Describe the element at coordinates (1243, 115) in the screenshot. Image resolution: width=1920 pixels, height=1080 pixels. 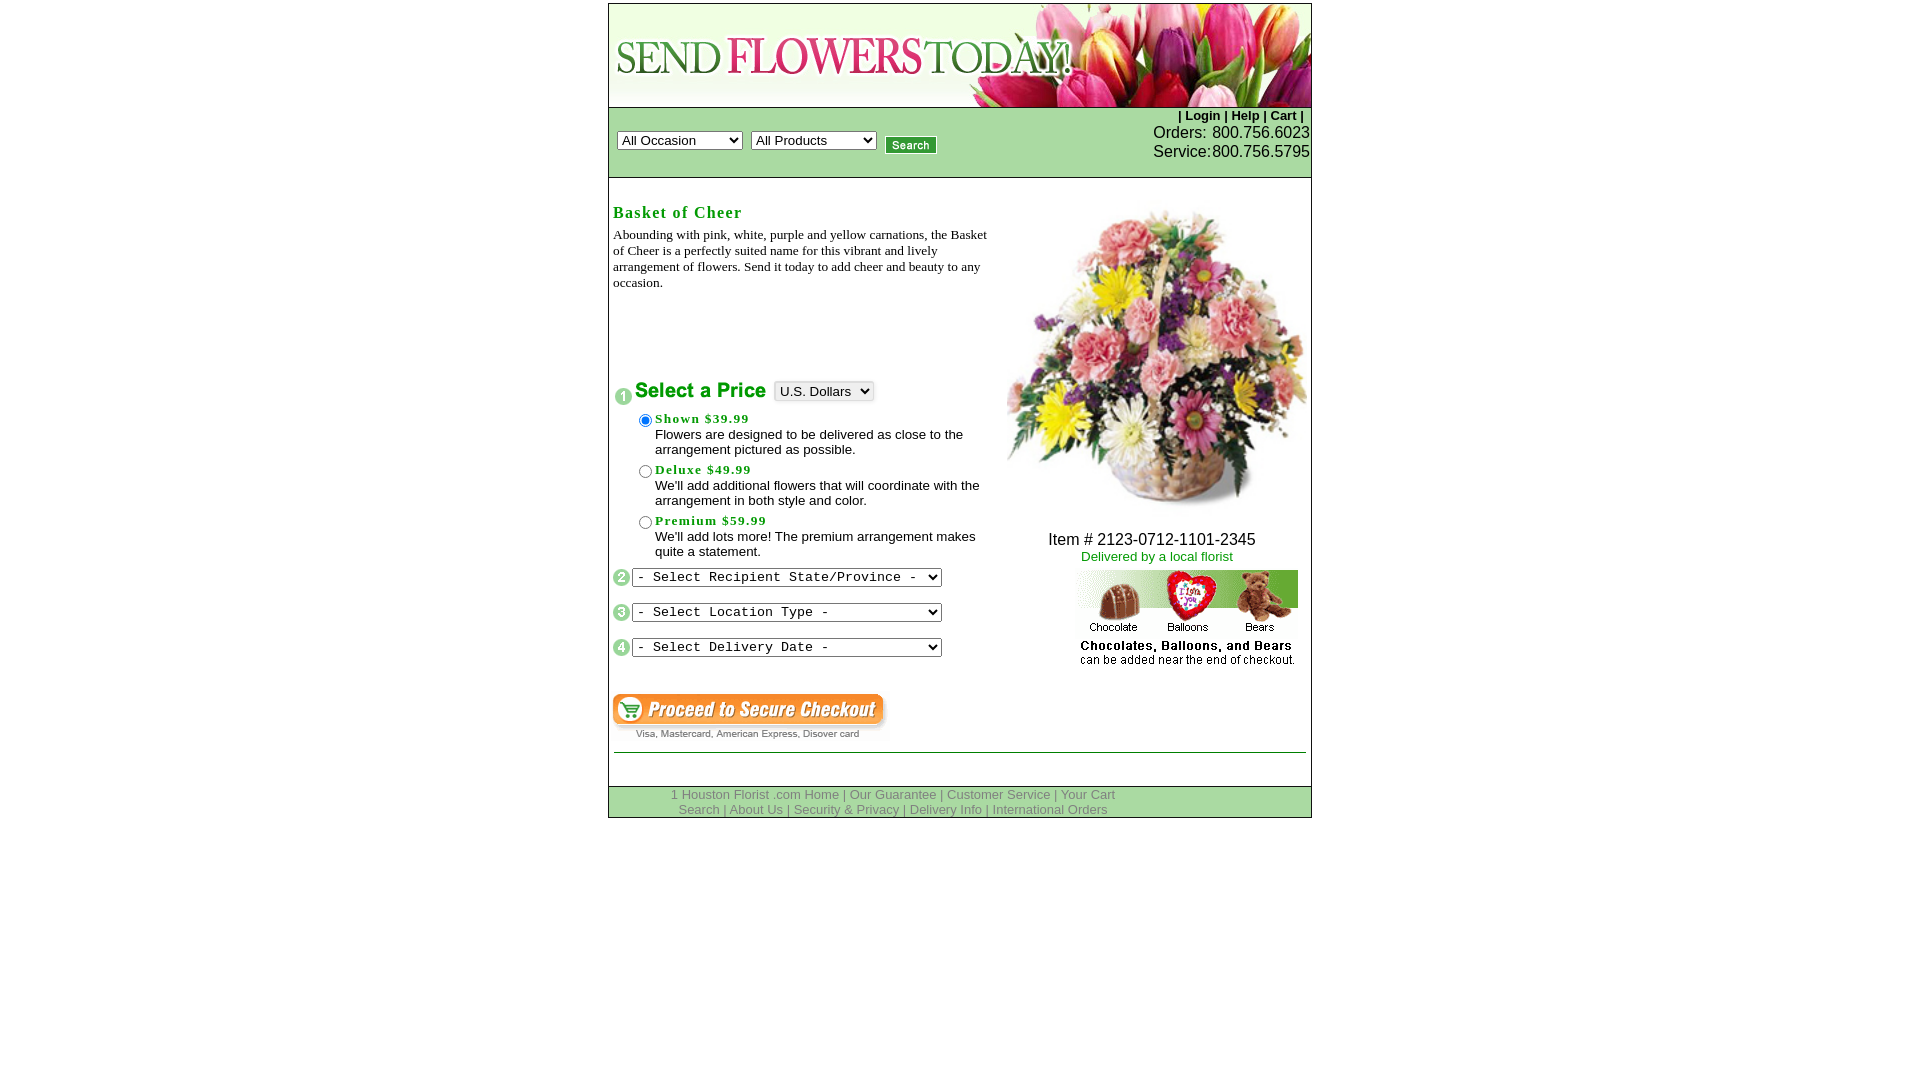
I see `'Help'` at that location.